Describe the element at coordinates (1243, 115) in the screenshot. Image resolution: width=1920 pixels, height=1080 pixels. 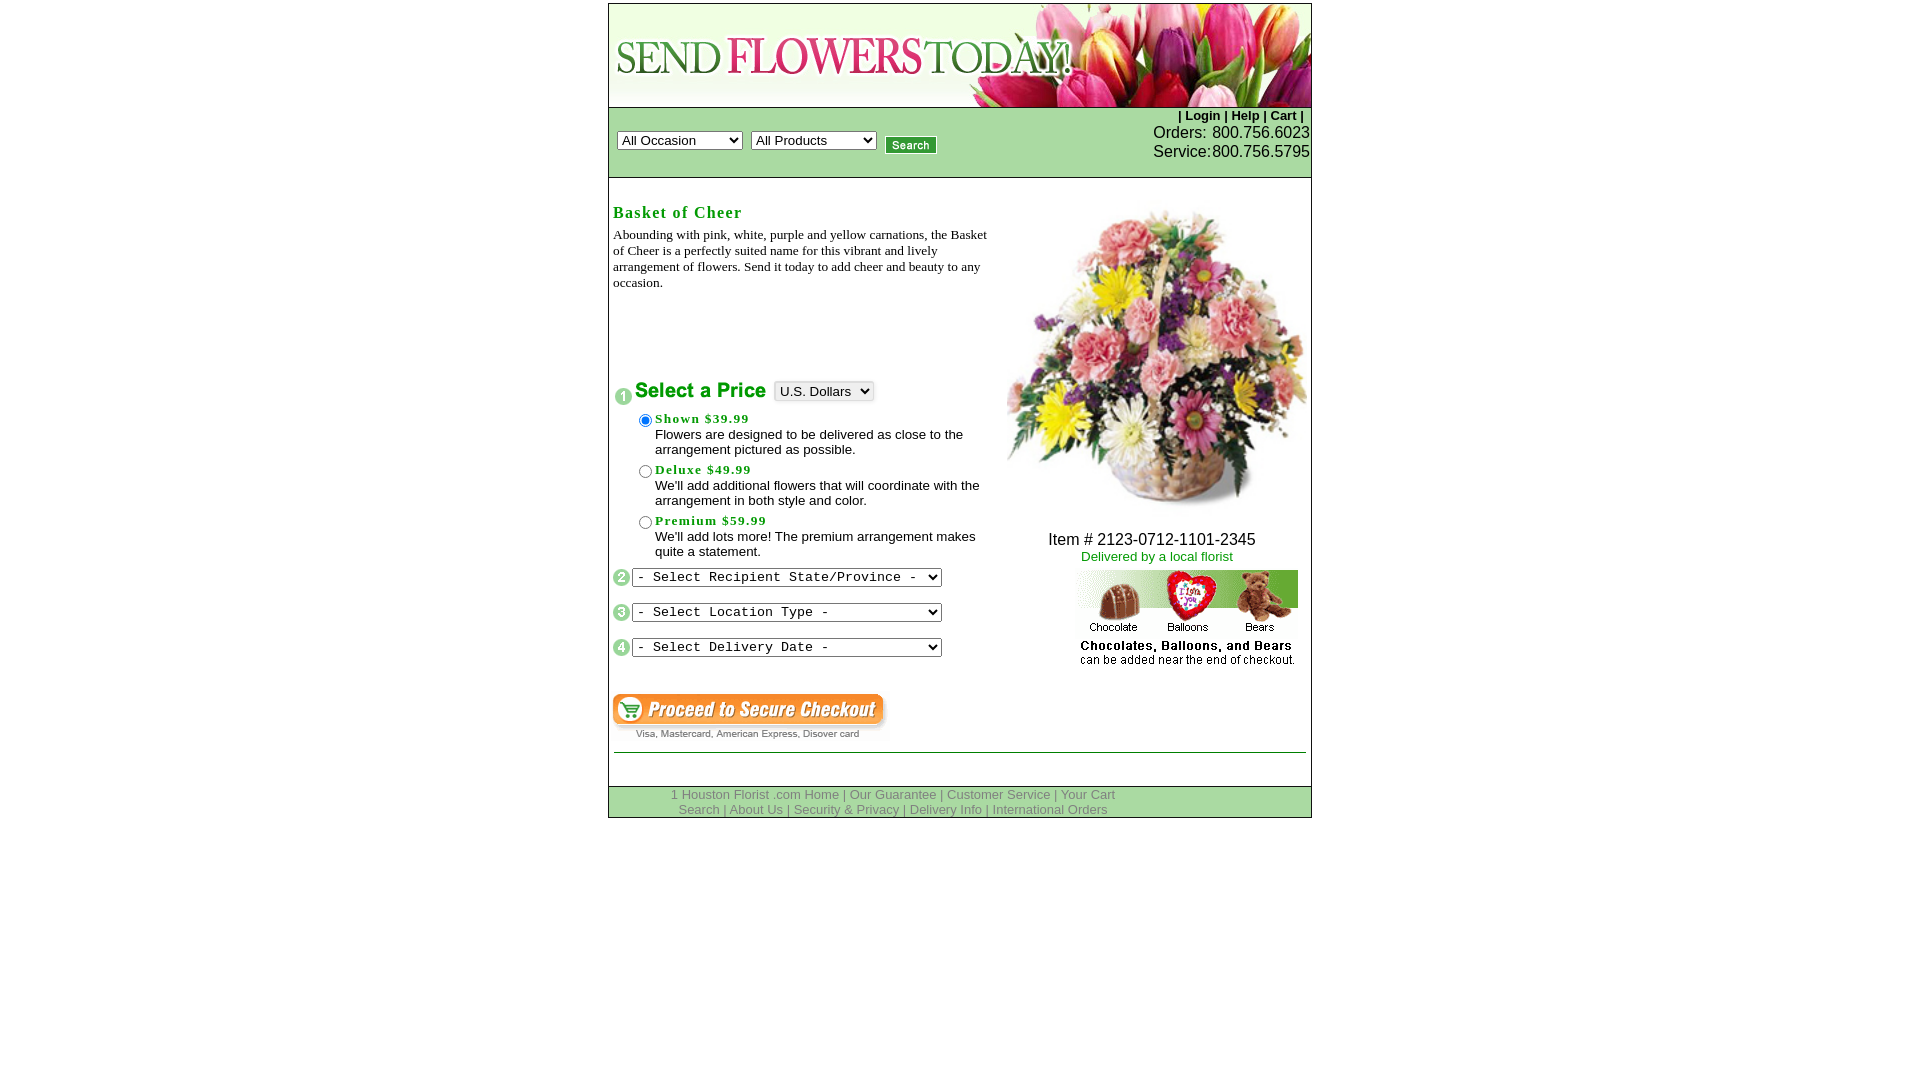
I see `'Help'` at that location.